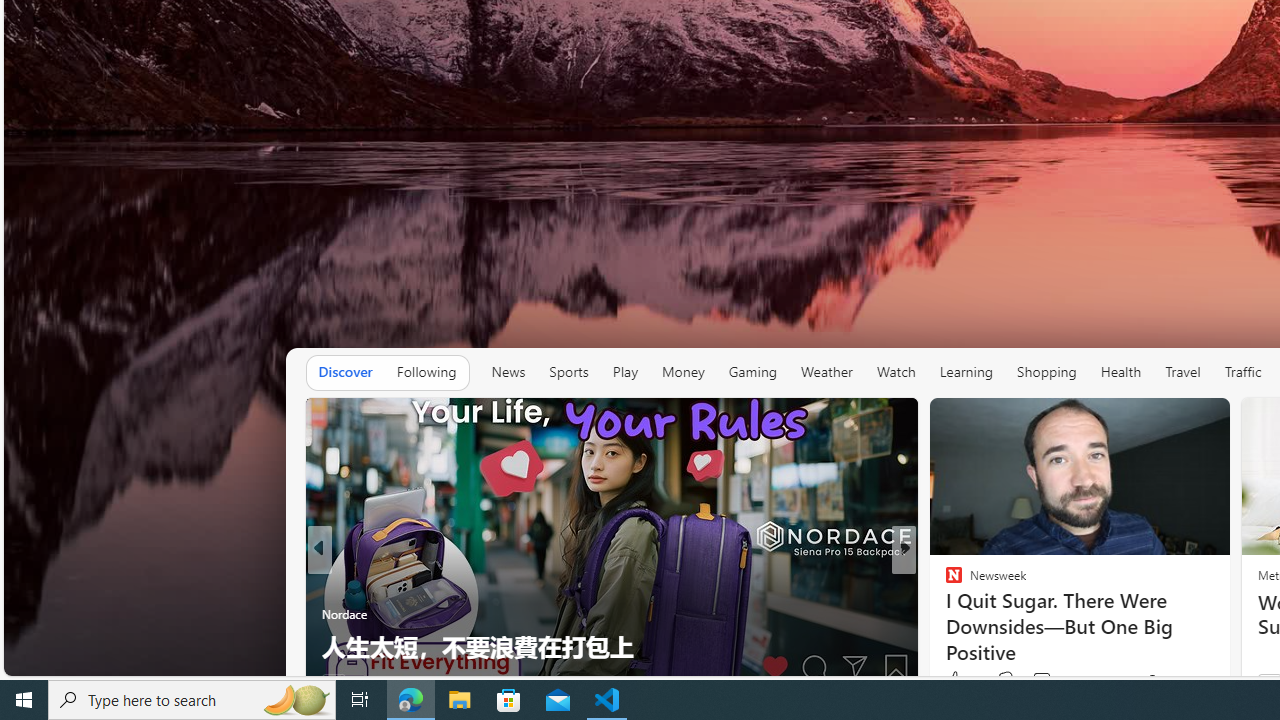  What do you see at coordinates (624, 372) in the screenshot?
I see `'Play'` at bounding box center [624, 372].